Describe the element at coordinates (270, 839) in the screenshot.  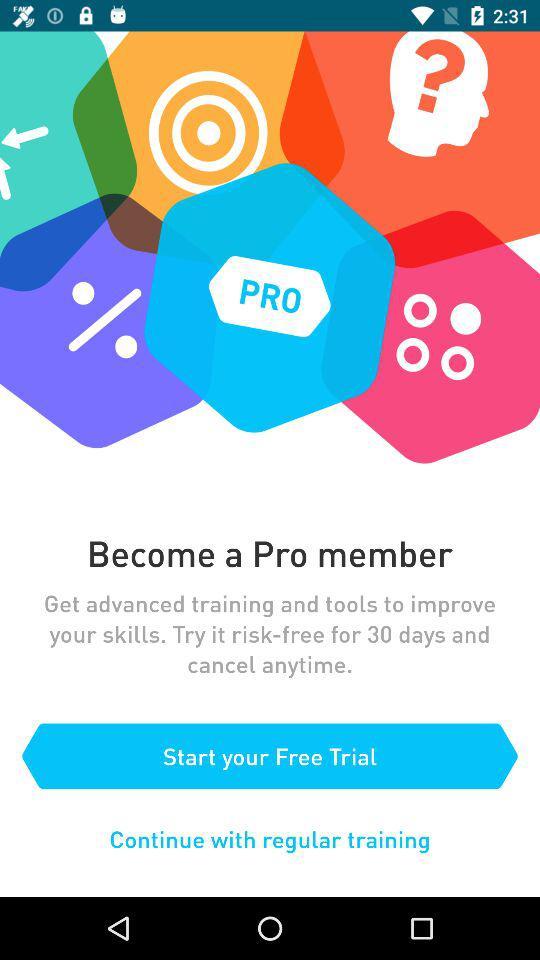
I see `icon below the start your free item` at that location.